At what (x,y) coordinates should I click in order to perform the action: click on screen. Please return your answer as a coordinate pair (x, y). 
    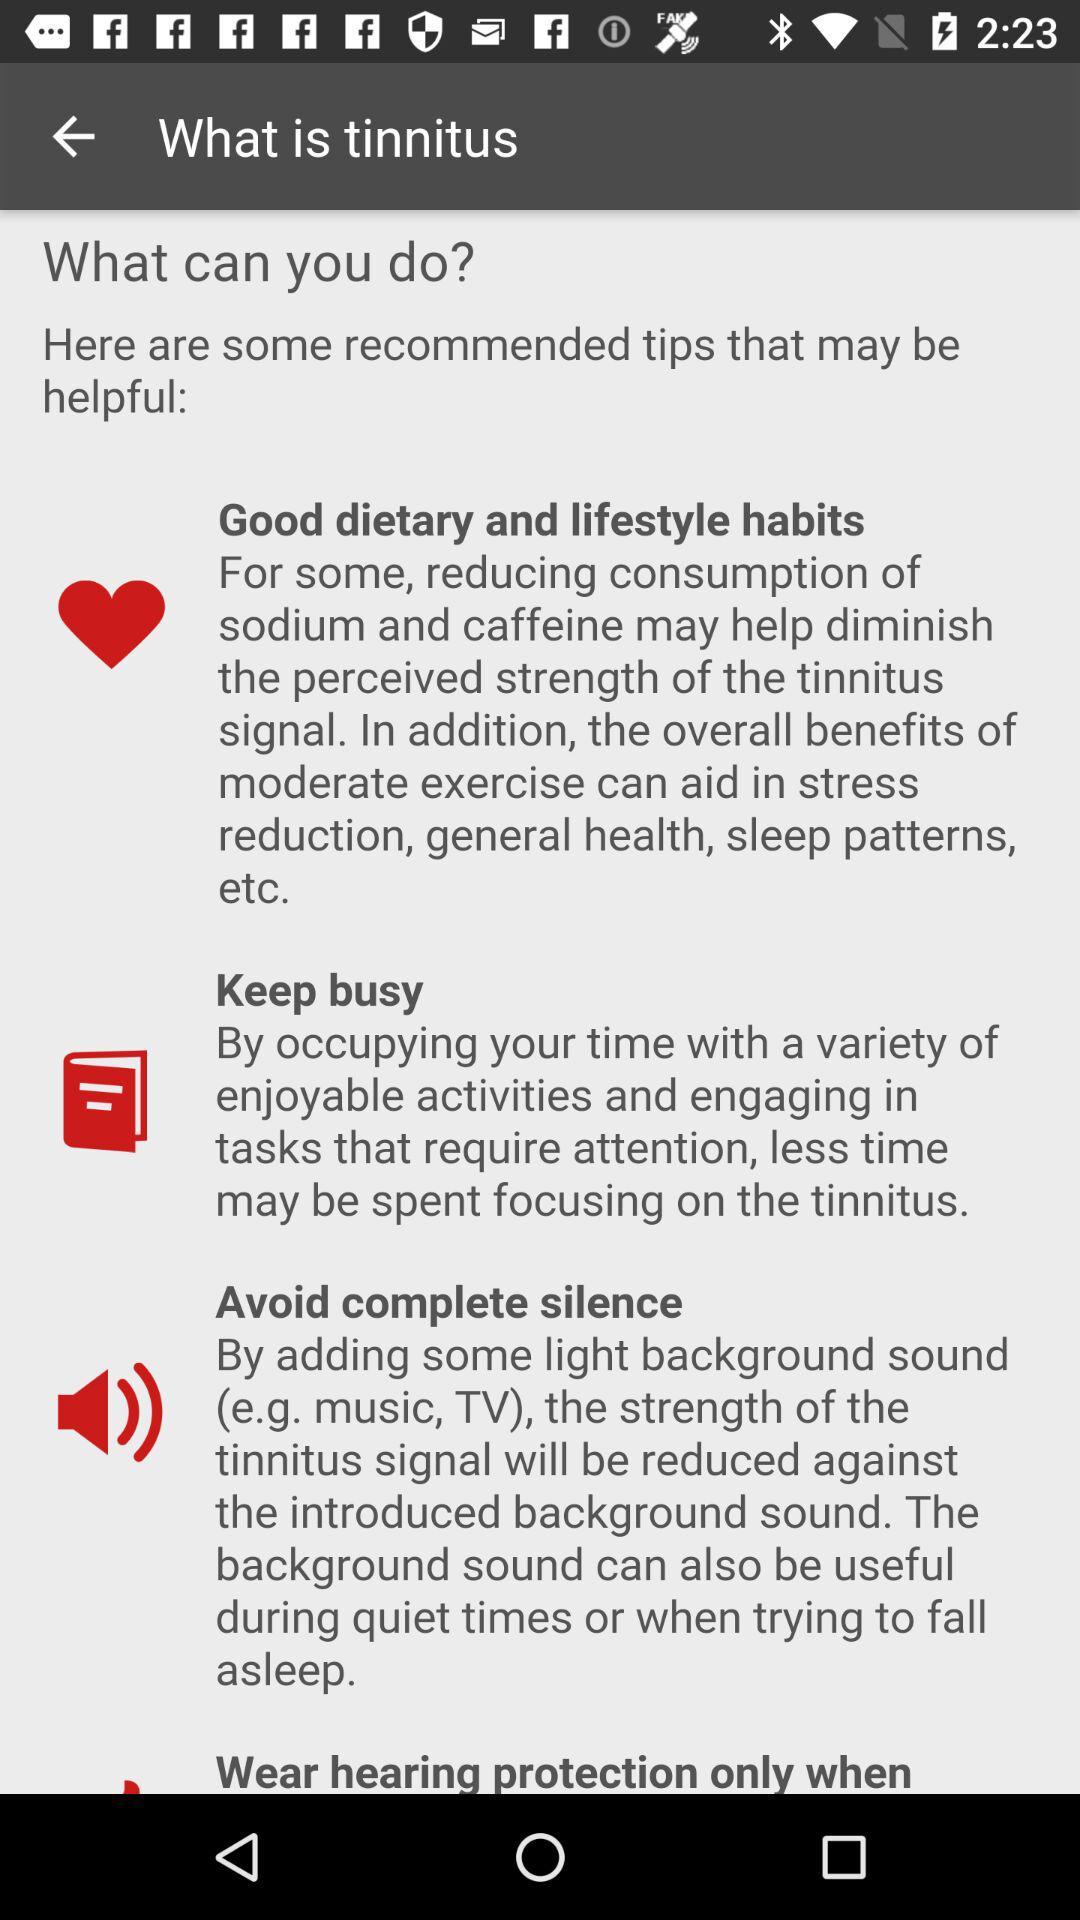
    Looking at the image, I should click on (540, 1002).